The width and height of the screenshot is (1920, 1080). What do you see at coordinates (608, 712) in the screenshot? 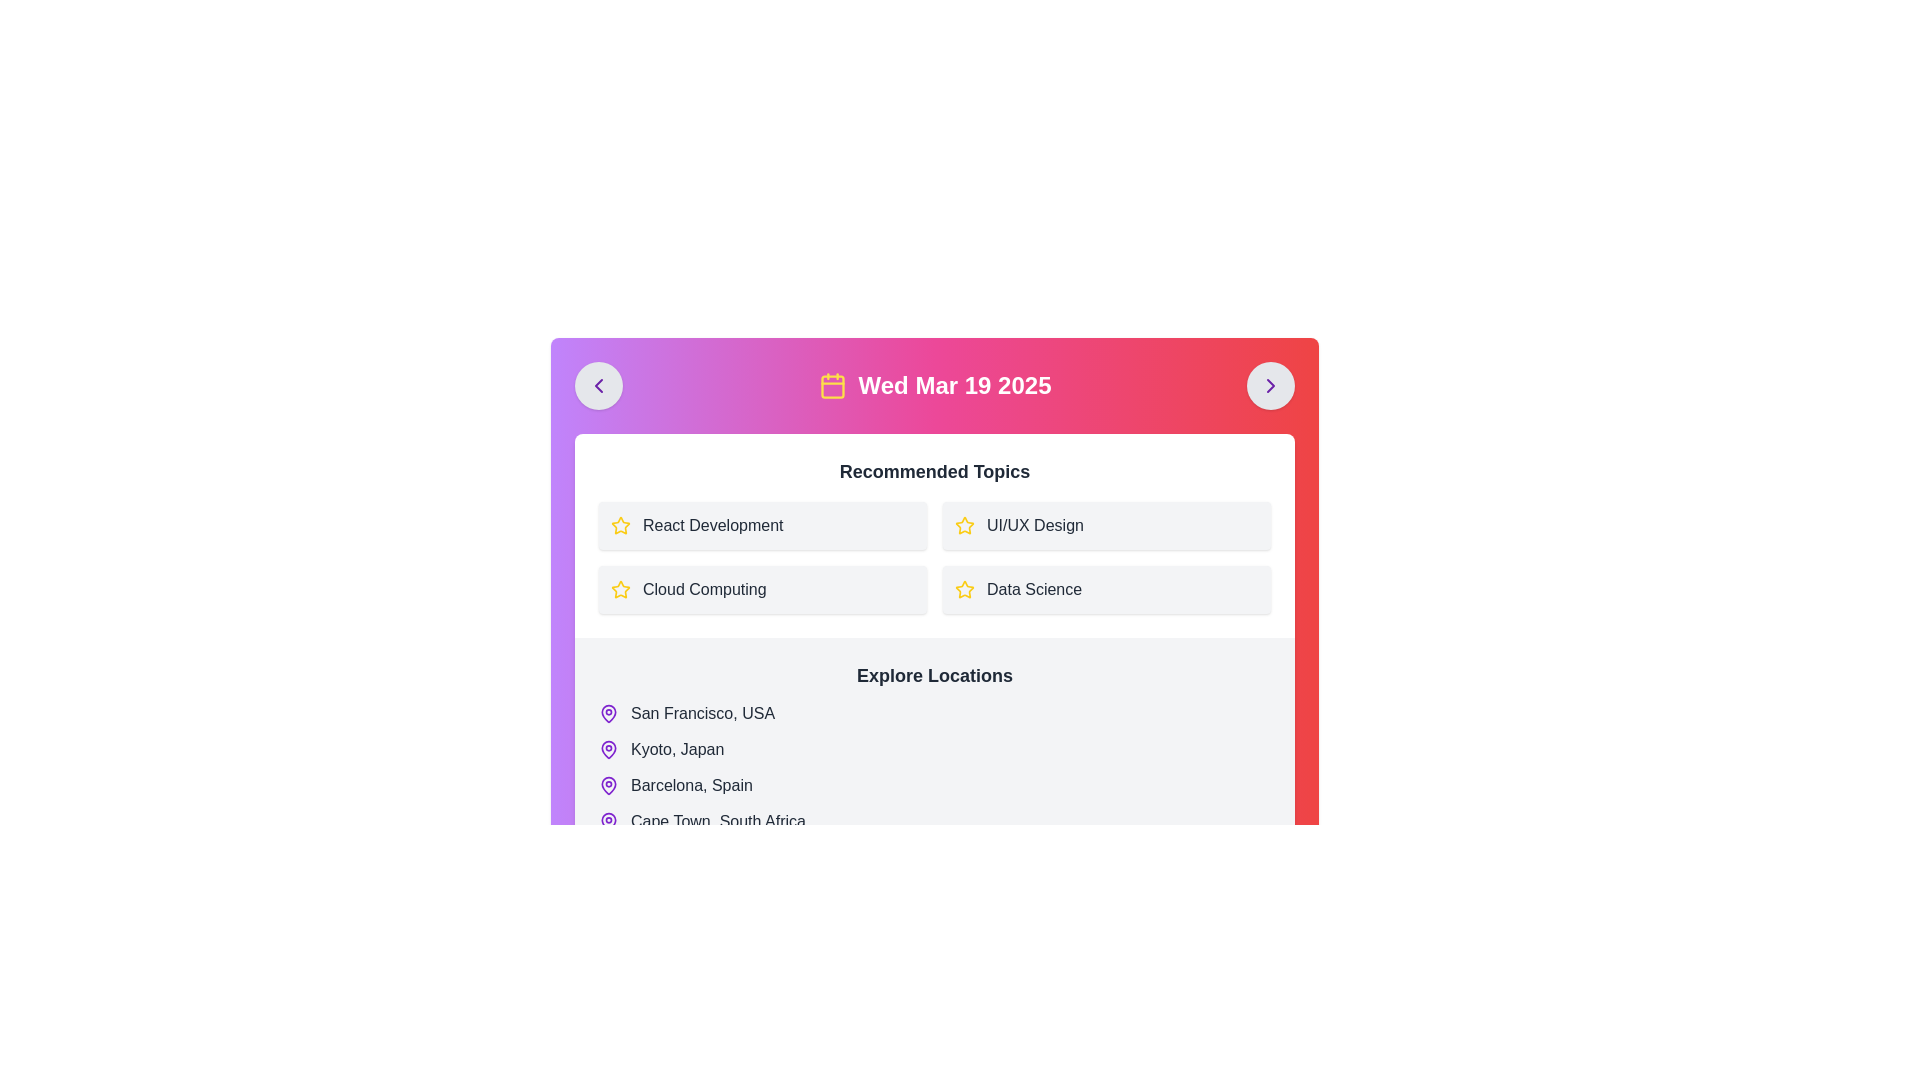
I see `the larger pin shape of the map pin icon located in the lower part of the layout, adjacent to the 'San Francisco, USA' label` at bounding box center [608, 712].